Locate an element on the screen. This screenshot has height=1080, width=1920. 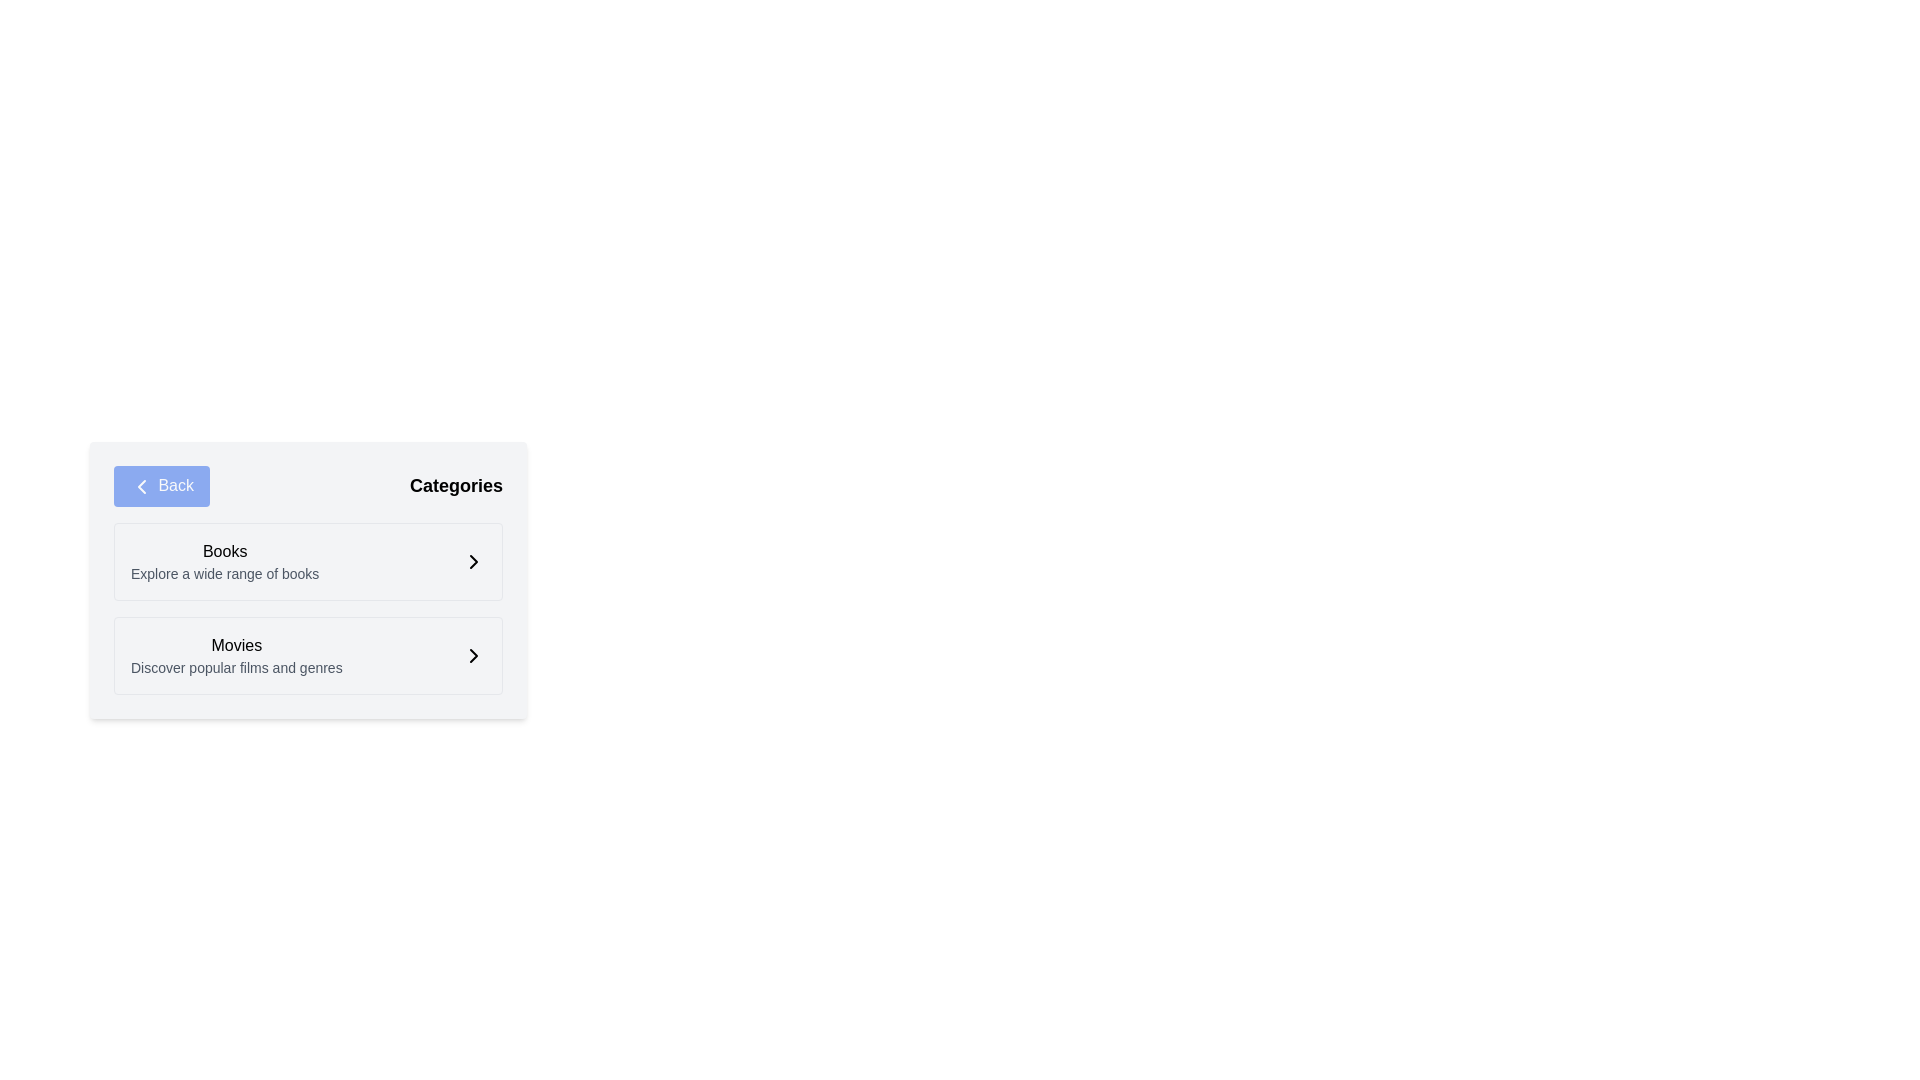
the right-facing chevron arrow icon located to the right of the 'Movies' item in the category list is located at coordinates (473, 655).